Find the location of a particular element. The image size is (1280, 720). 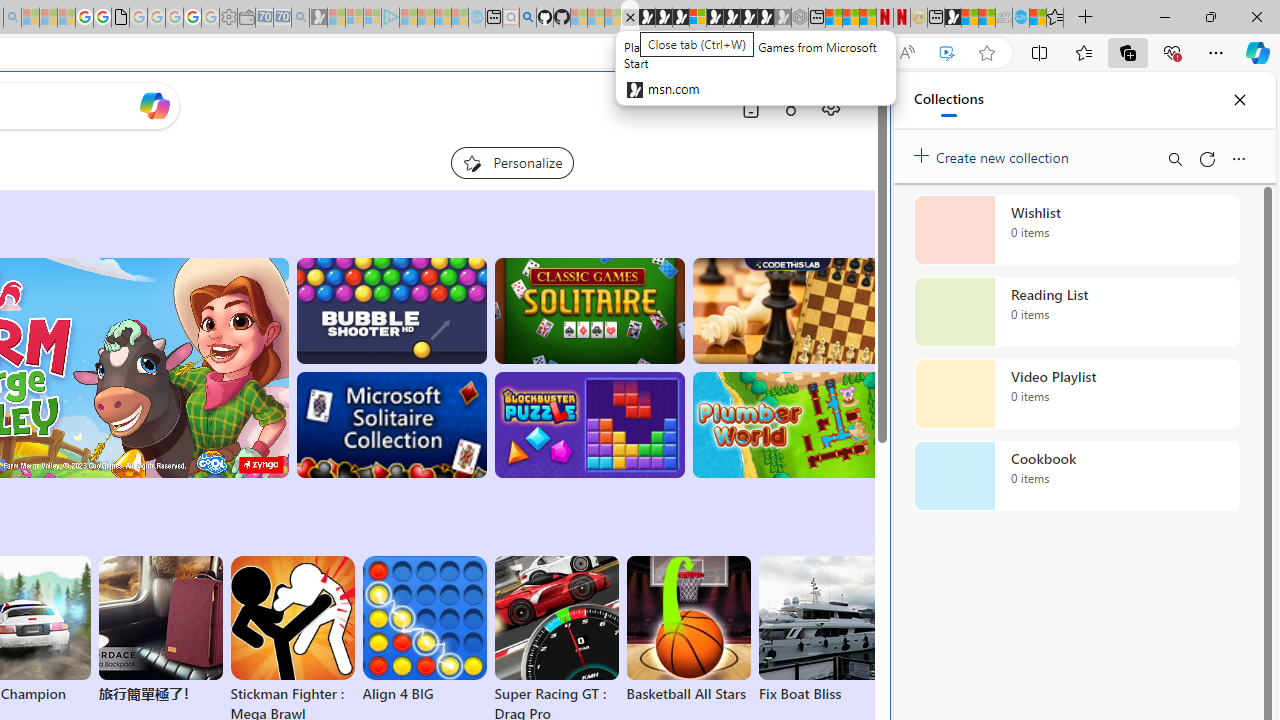

'More options menu' is located at coordinates (1237, 158).